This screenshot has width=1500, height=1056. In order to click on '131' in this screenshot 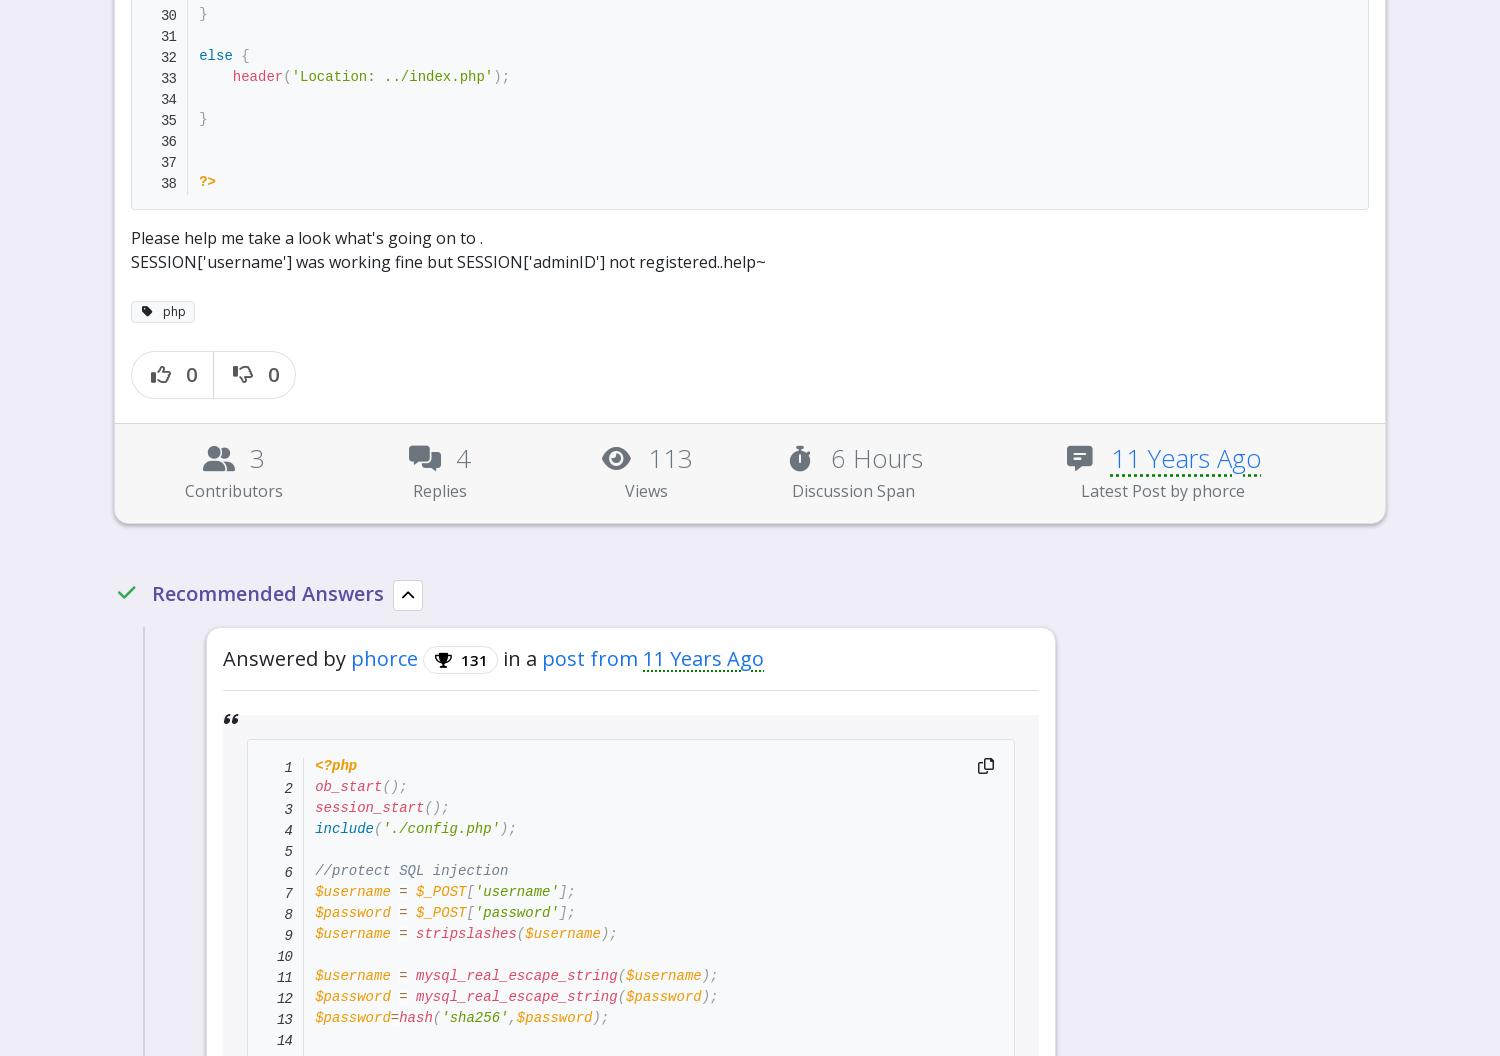, I will do `click(330, 29)`.